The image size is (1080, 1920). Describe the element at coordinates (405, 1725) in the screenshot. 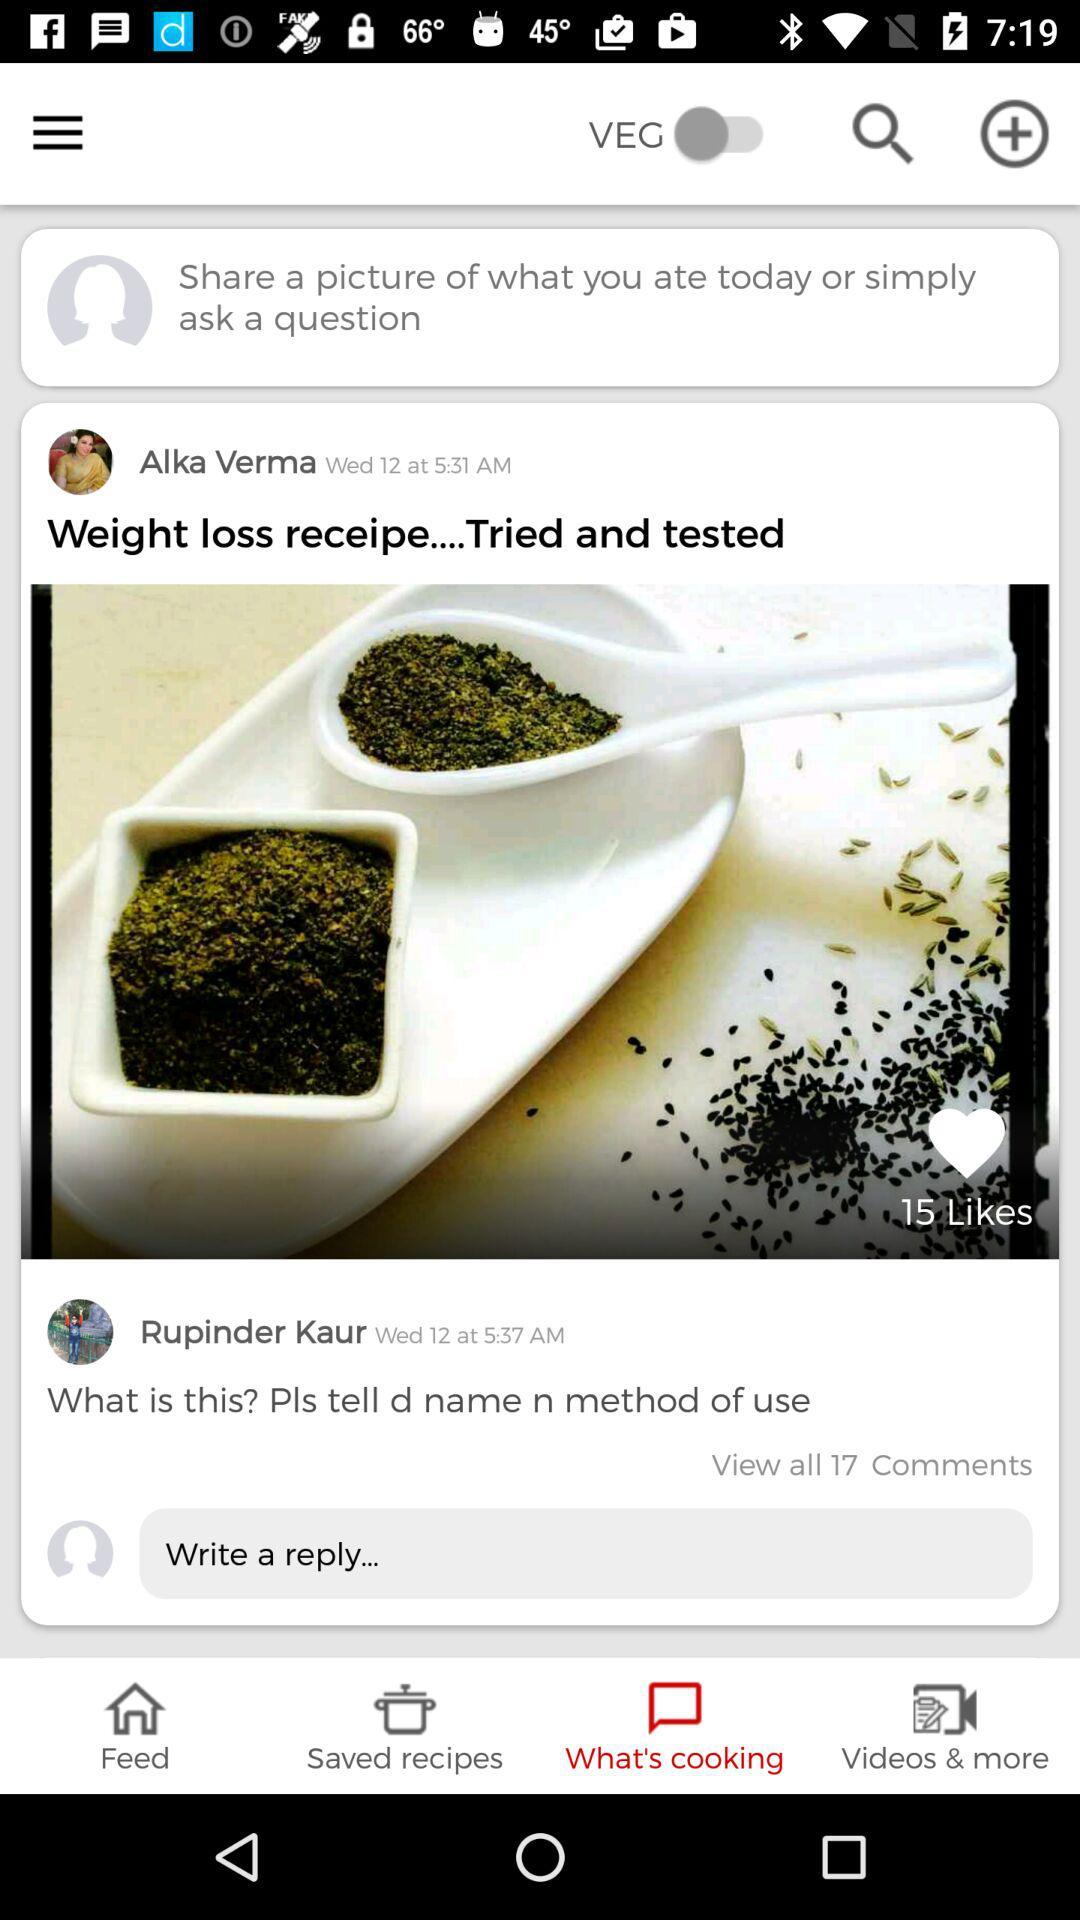

I see `icon below write a reply...` at that location.